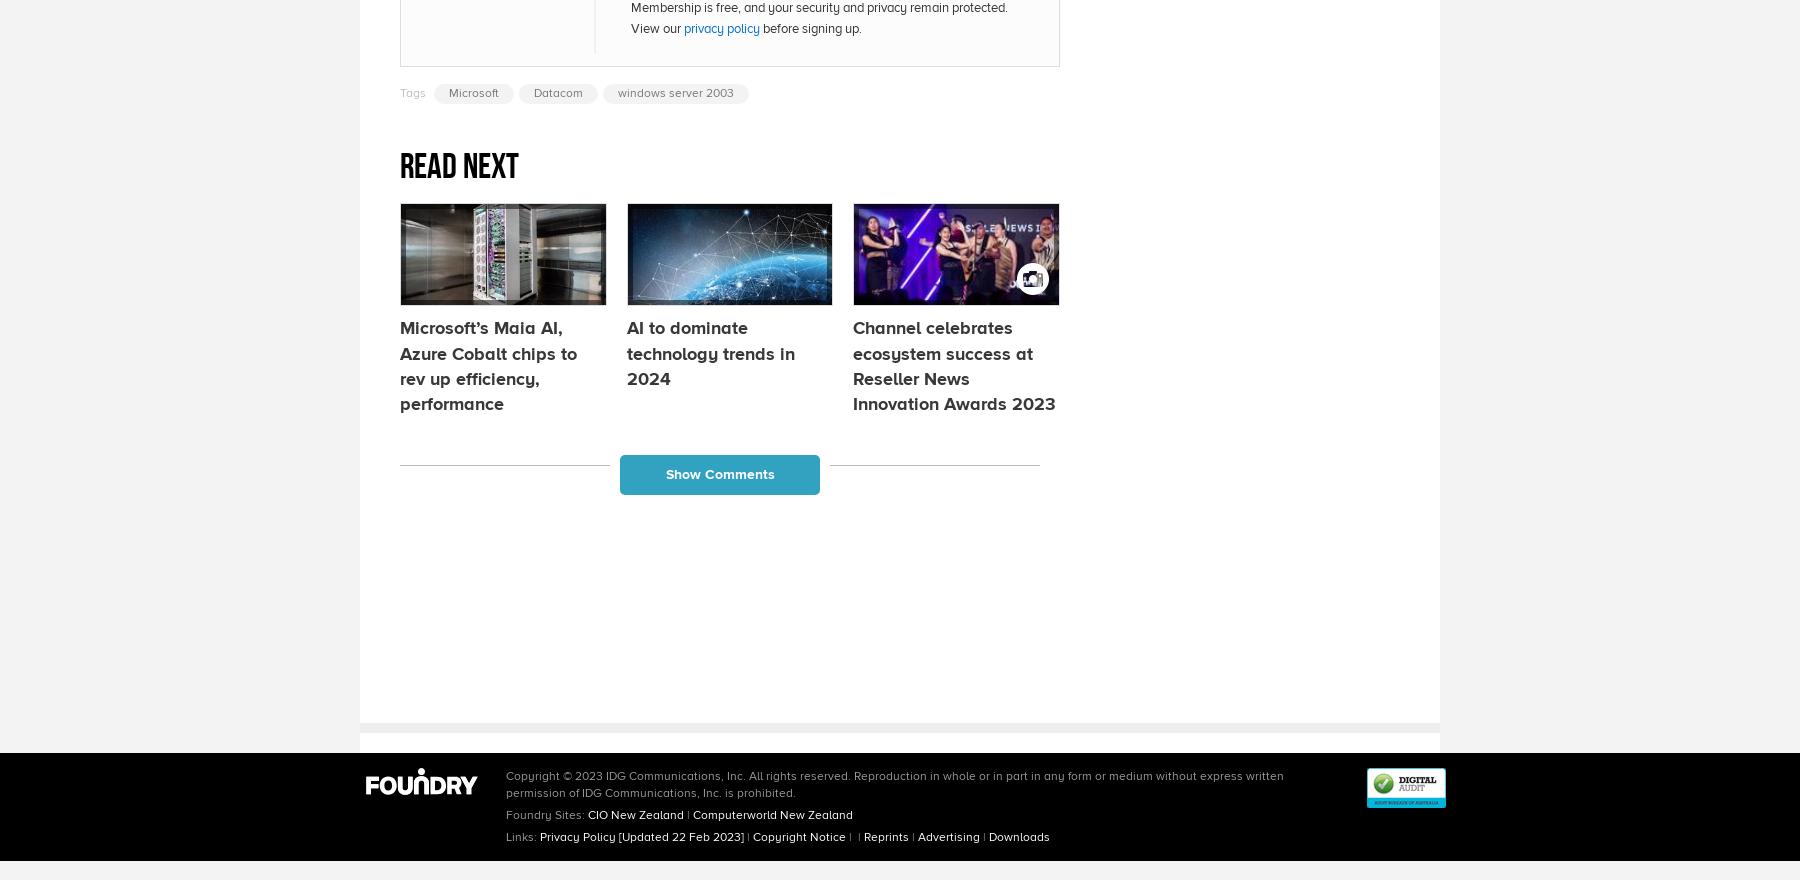 The image size is (1800, 880). I want to click on 'windows server 2003', so click(675, 91).